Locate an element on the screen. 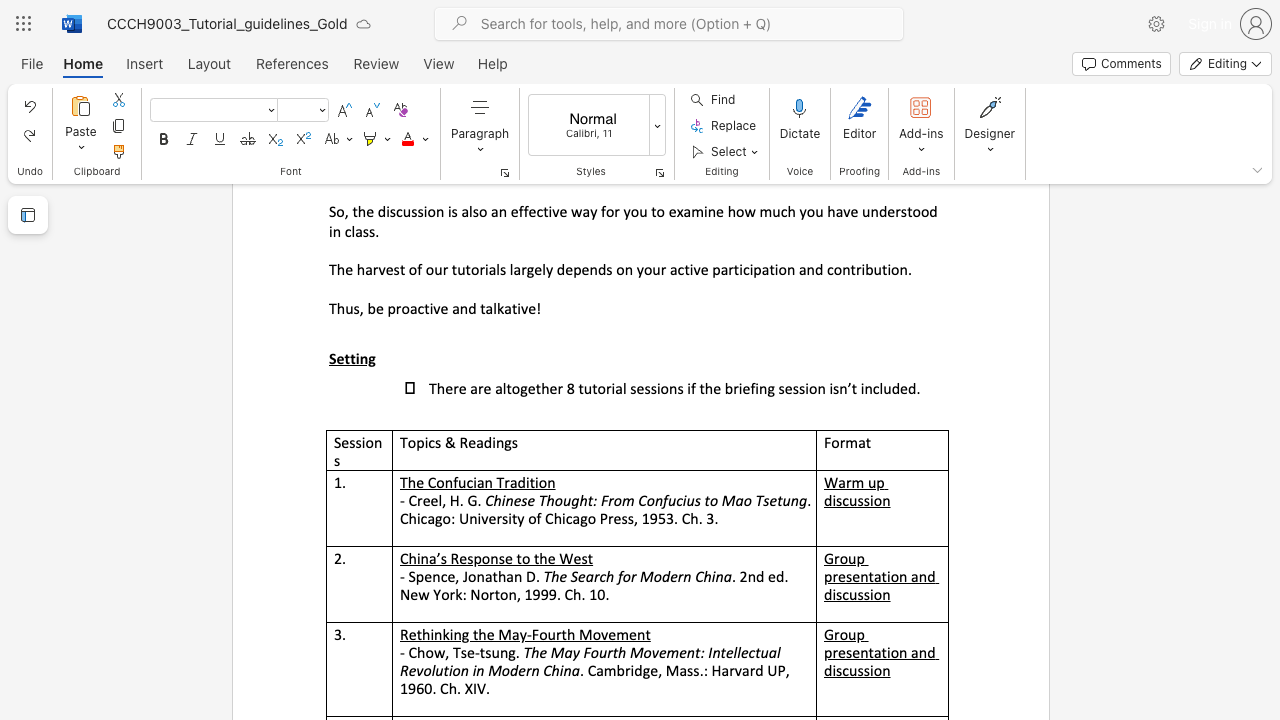 Image resolution: width=1280 pixels, height=720 pixels. the subset text "on" within the text "The Confucian Tradition" is located at coordinates (538, 482).